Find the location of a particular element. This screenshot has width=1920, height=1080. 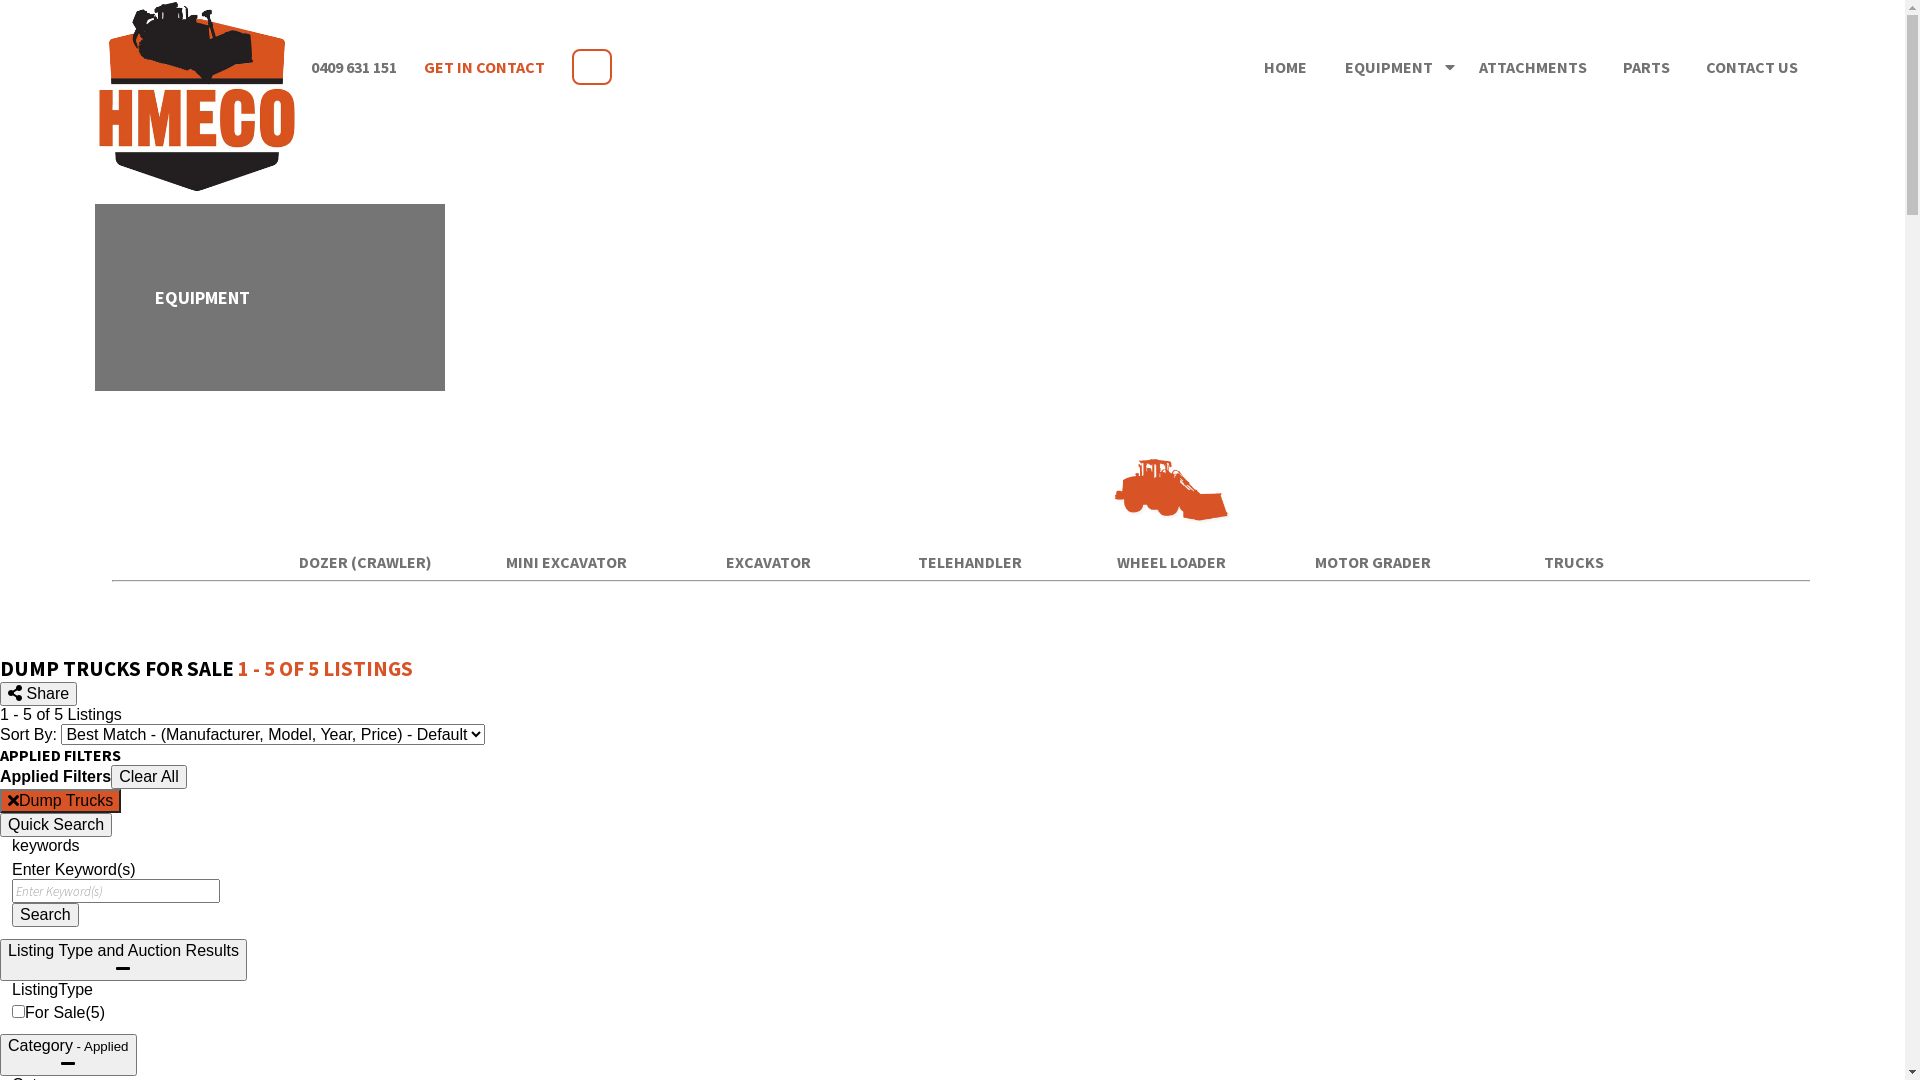

'MINI EXCAVATOR' is located at coordinates (565, 562).